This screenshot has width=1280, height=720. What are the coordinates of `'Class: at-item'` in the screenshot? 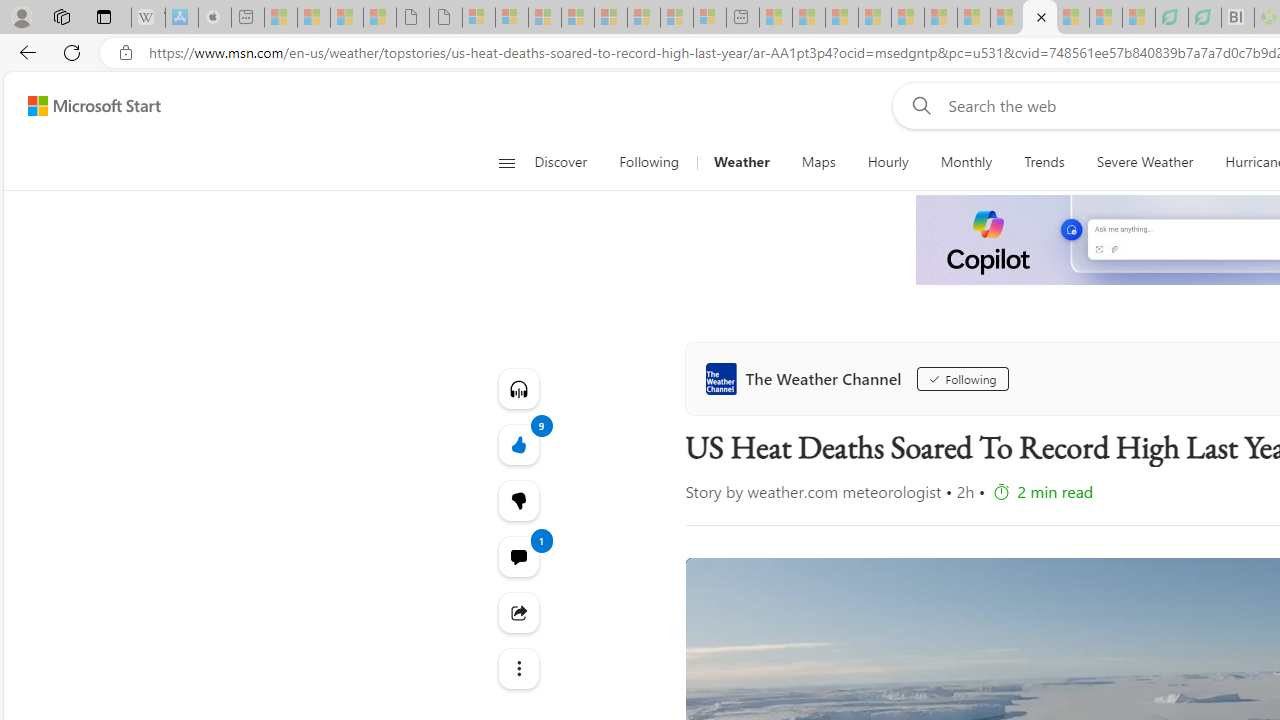 It's located at (518, 668).